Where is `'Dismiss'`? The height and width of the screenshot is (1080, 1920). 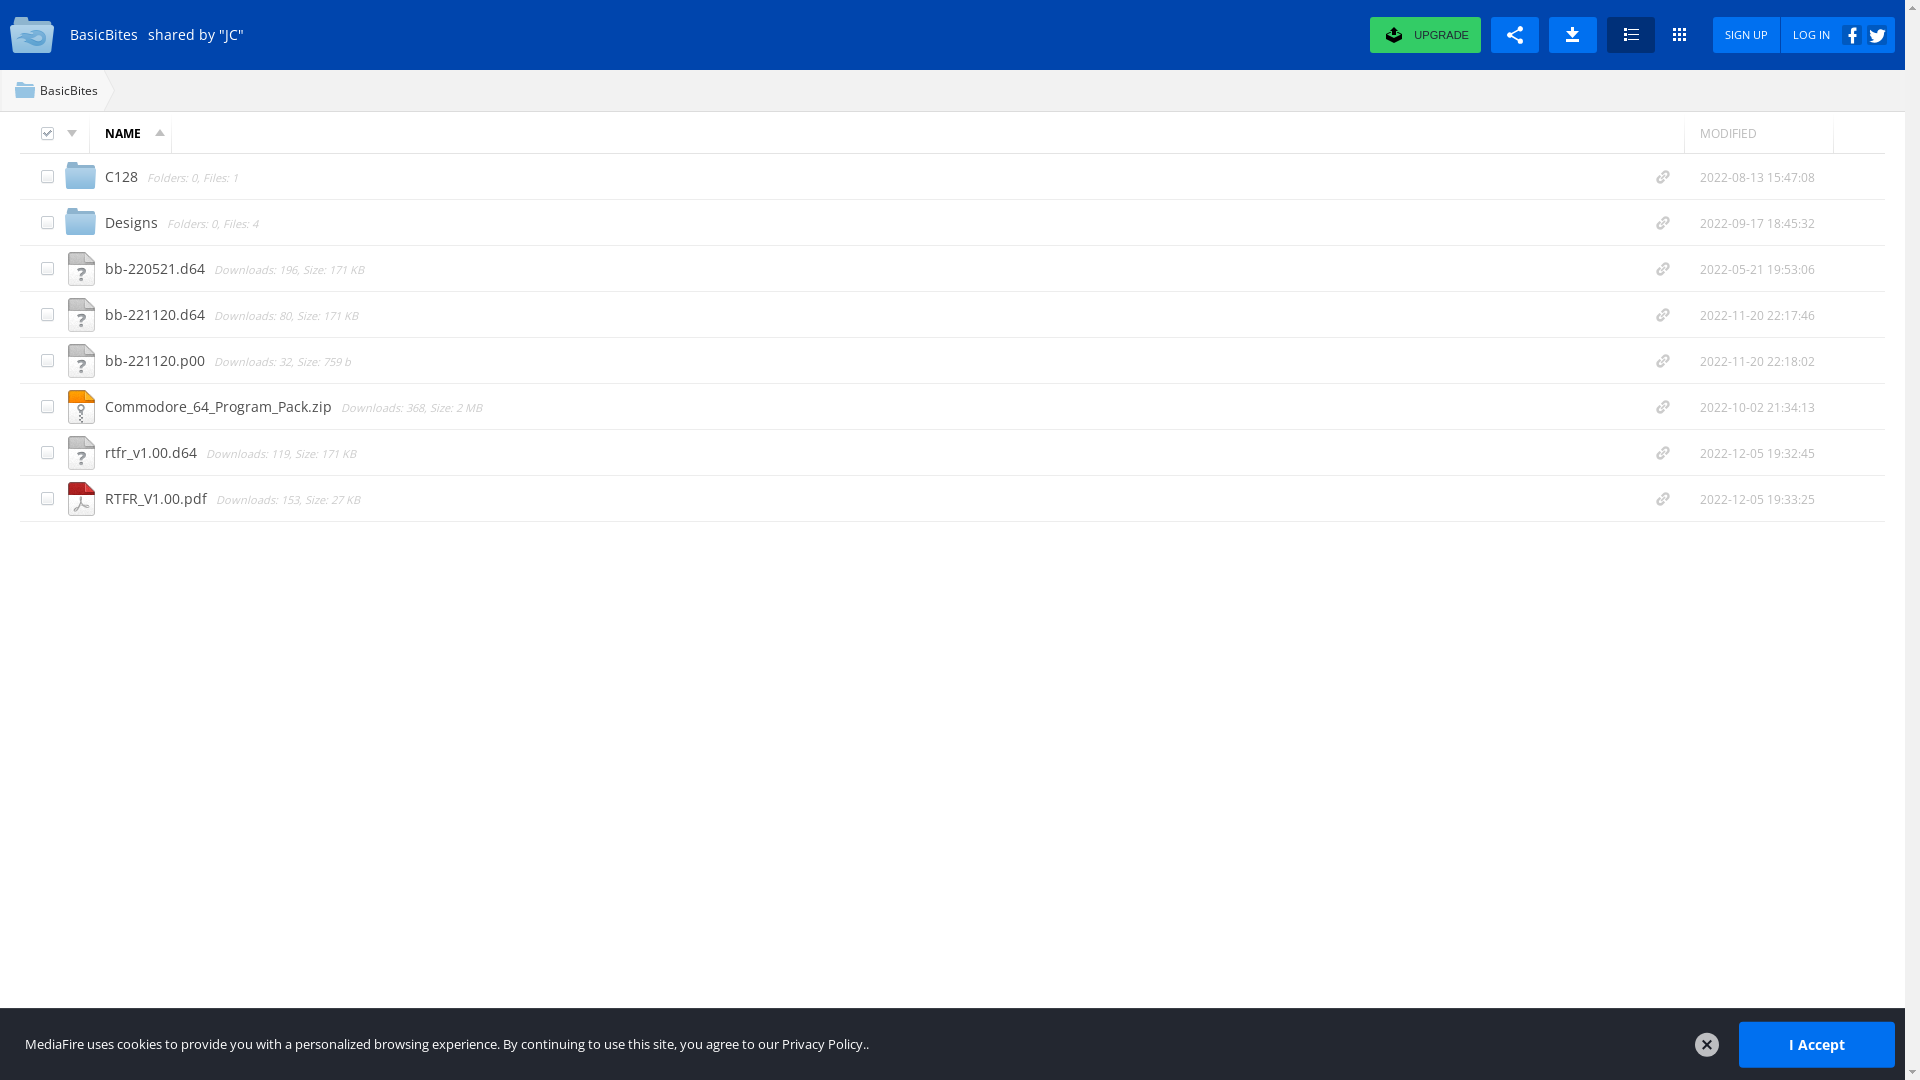
'Dismiss' is located at coordinates (1706, 1044).